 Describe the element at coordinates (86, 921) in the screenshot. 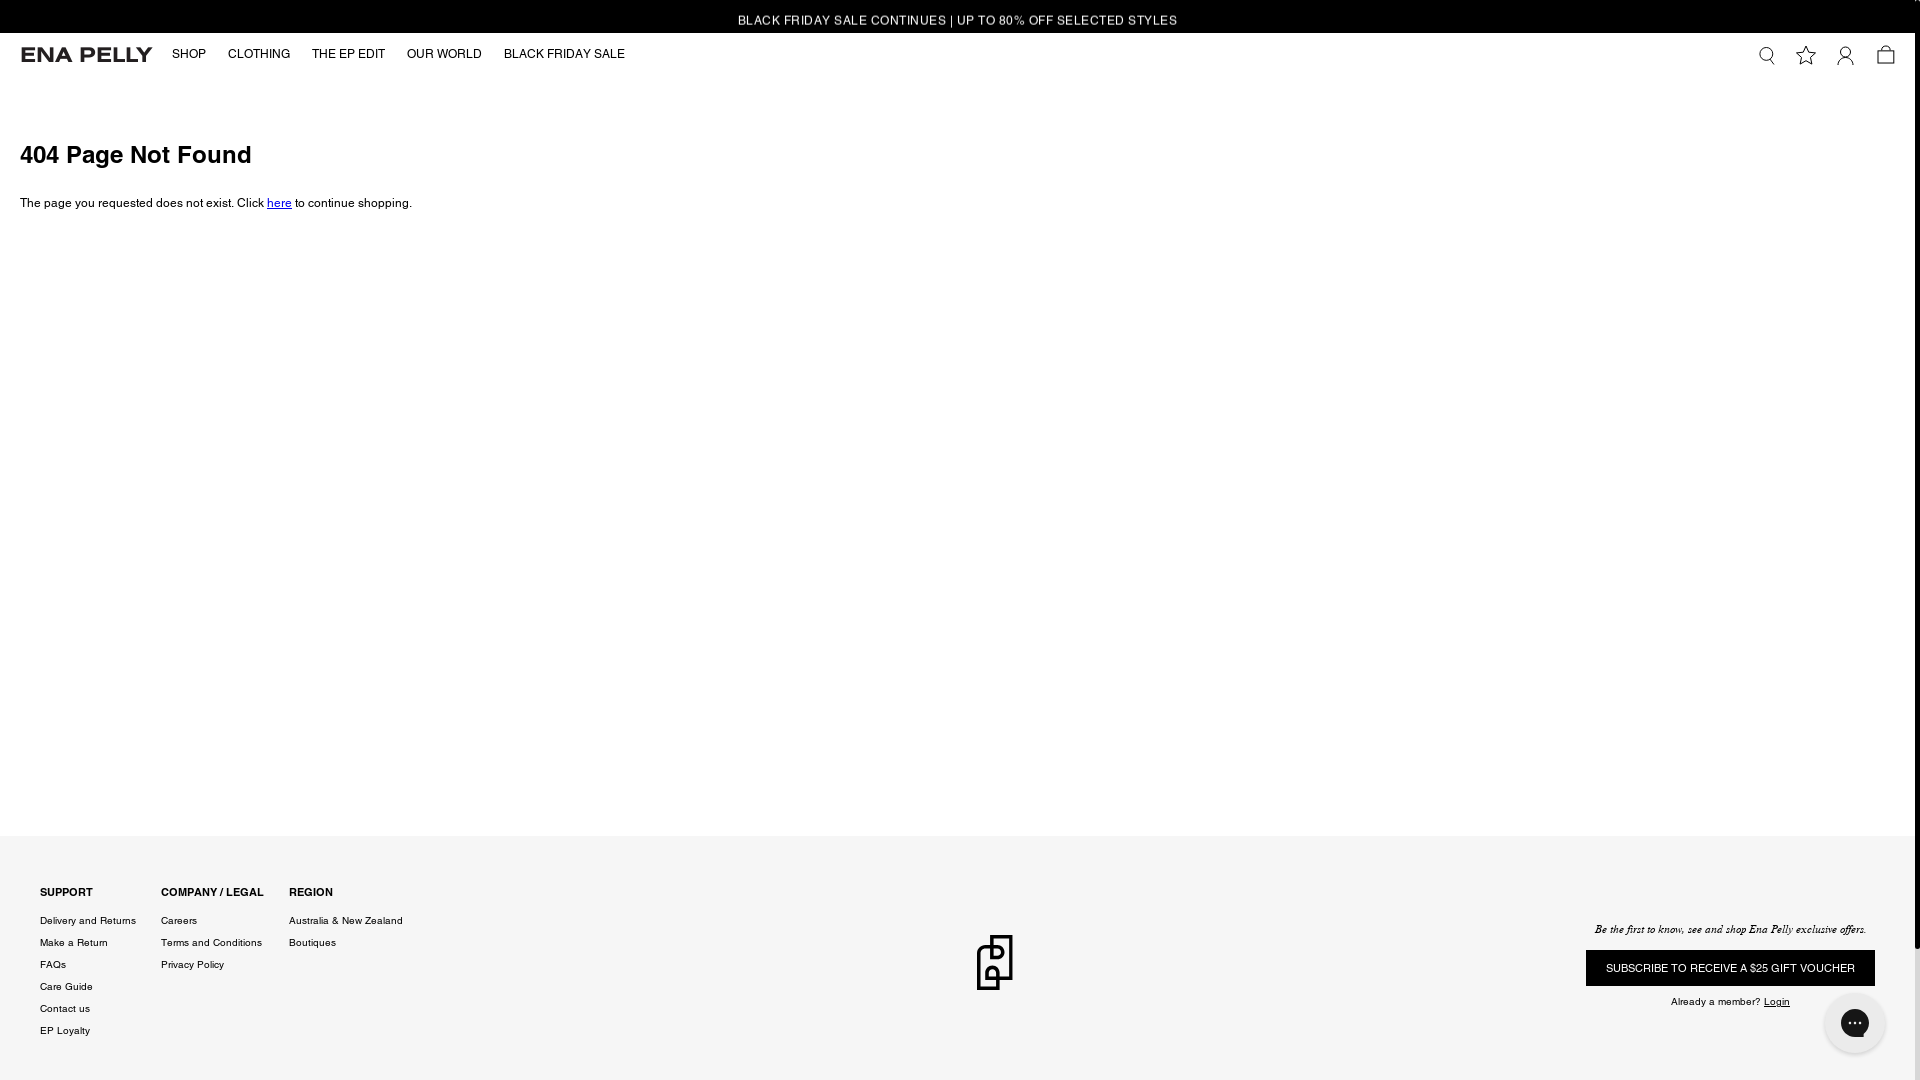

I see `'Delivery and Returns'` at that location.